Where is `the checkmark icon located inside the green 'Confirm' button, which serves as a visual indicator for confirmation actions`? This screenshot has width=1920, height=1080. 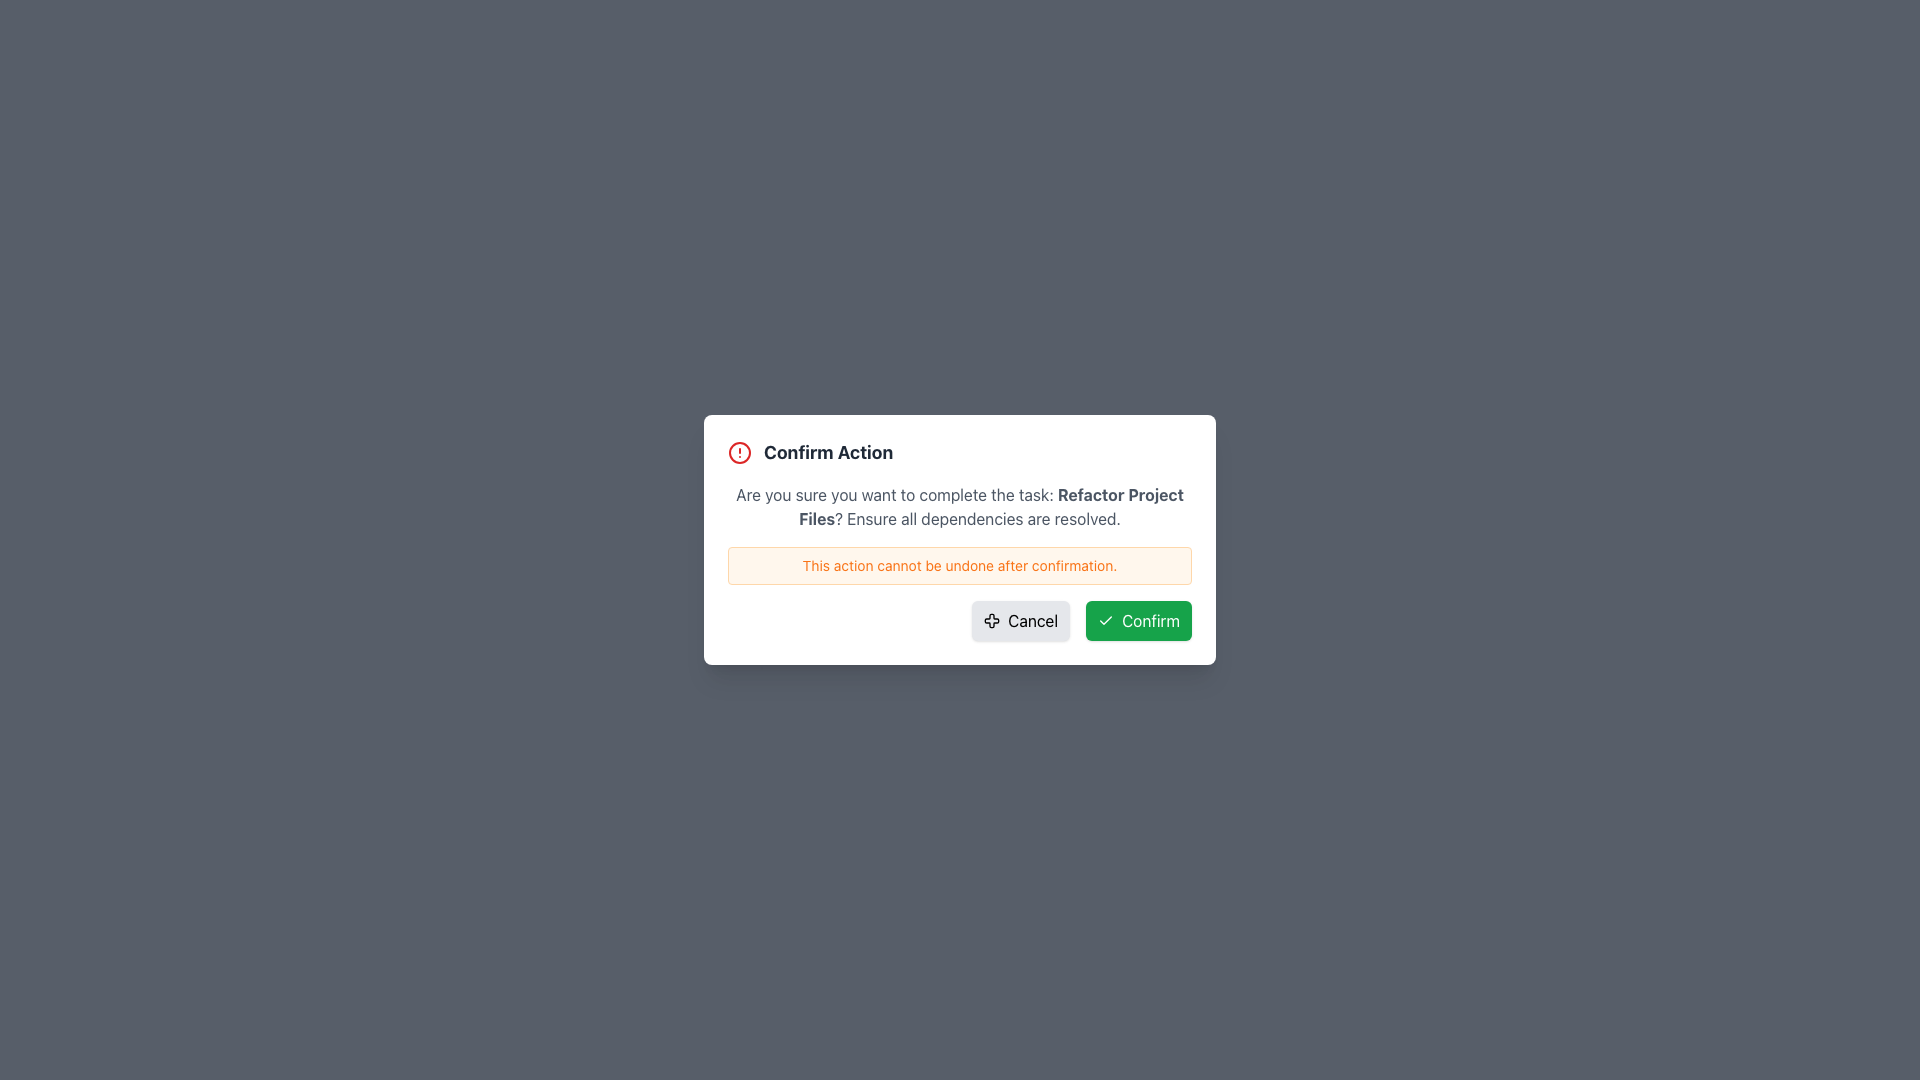
the checkmark icon located inside the green 'Confirm' button, which serves as a visual indicator for confirmation actions is located at coordinates (1105, 620).